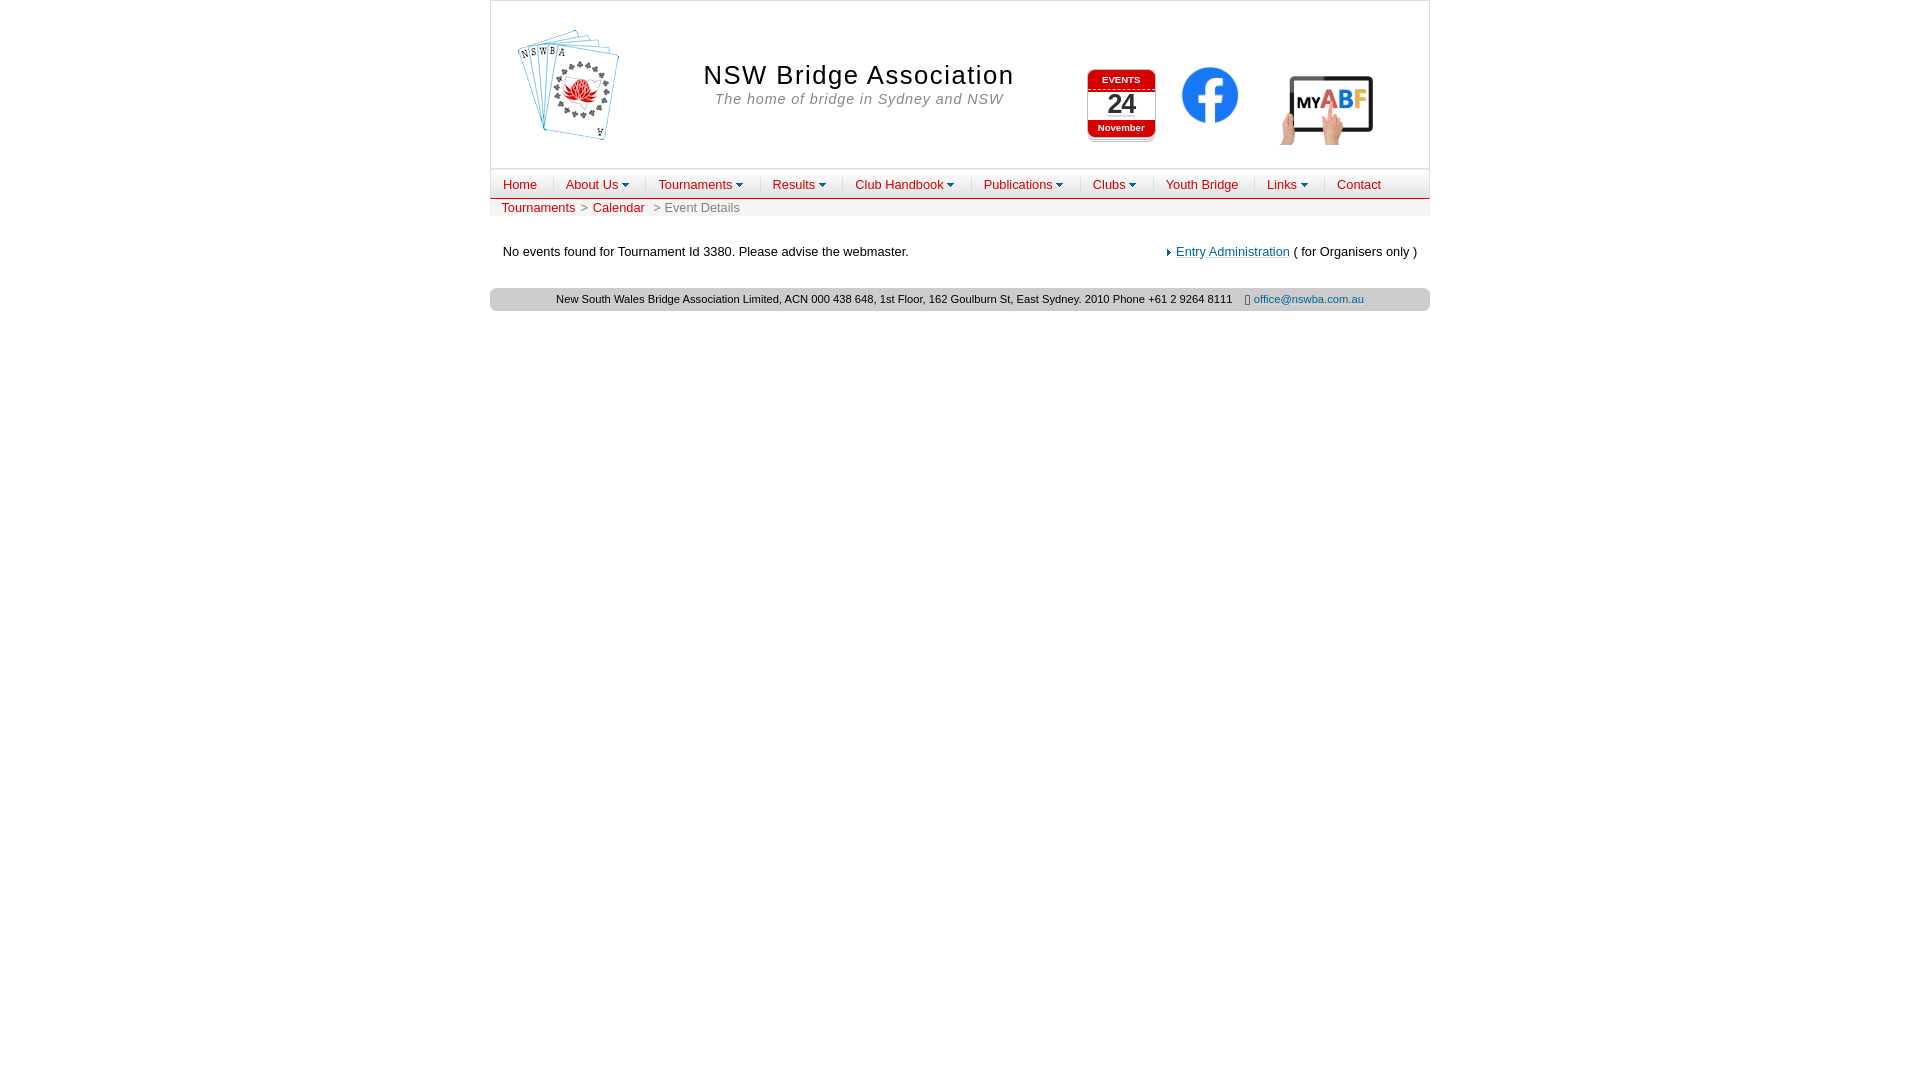 Image resolution: width=1920 pixels, height=1080 pixels. Describe the element at coordinates (1121, 95) in the screenshot. I see `'EVENTS` at that location.